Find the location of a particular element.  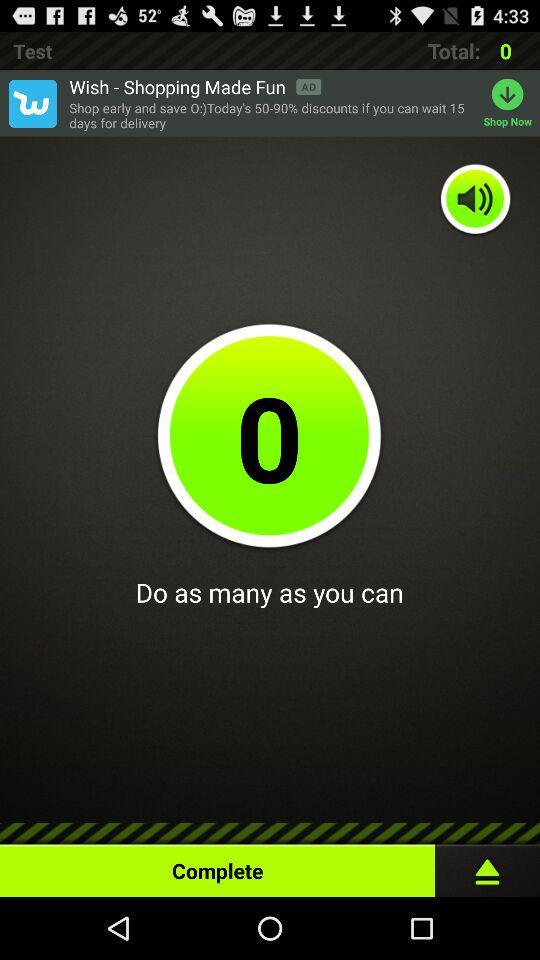

icon to the left of the total: app is located at coordinates (195, 86).